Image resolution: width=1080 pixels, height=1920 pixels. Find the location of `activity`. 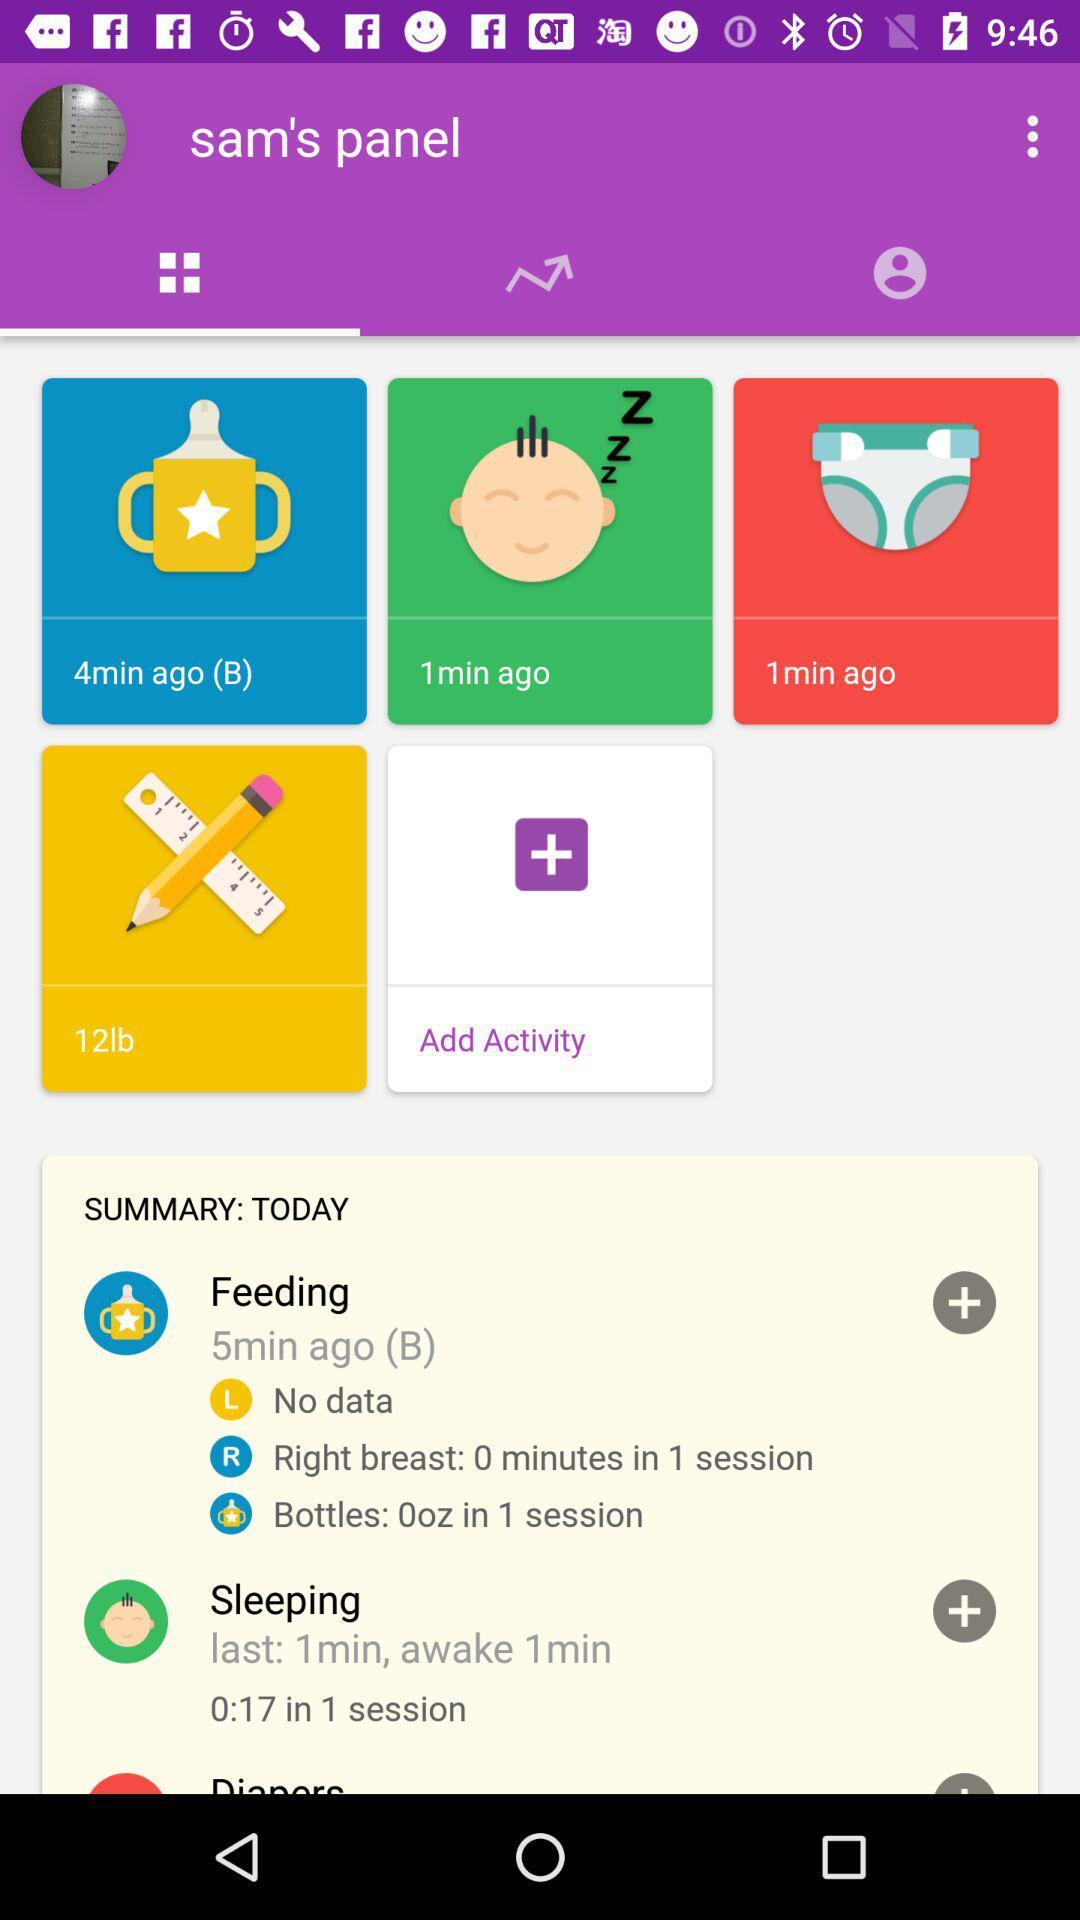

activity is located at coordinates (963, 1611).